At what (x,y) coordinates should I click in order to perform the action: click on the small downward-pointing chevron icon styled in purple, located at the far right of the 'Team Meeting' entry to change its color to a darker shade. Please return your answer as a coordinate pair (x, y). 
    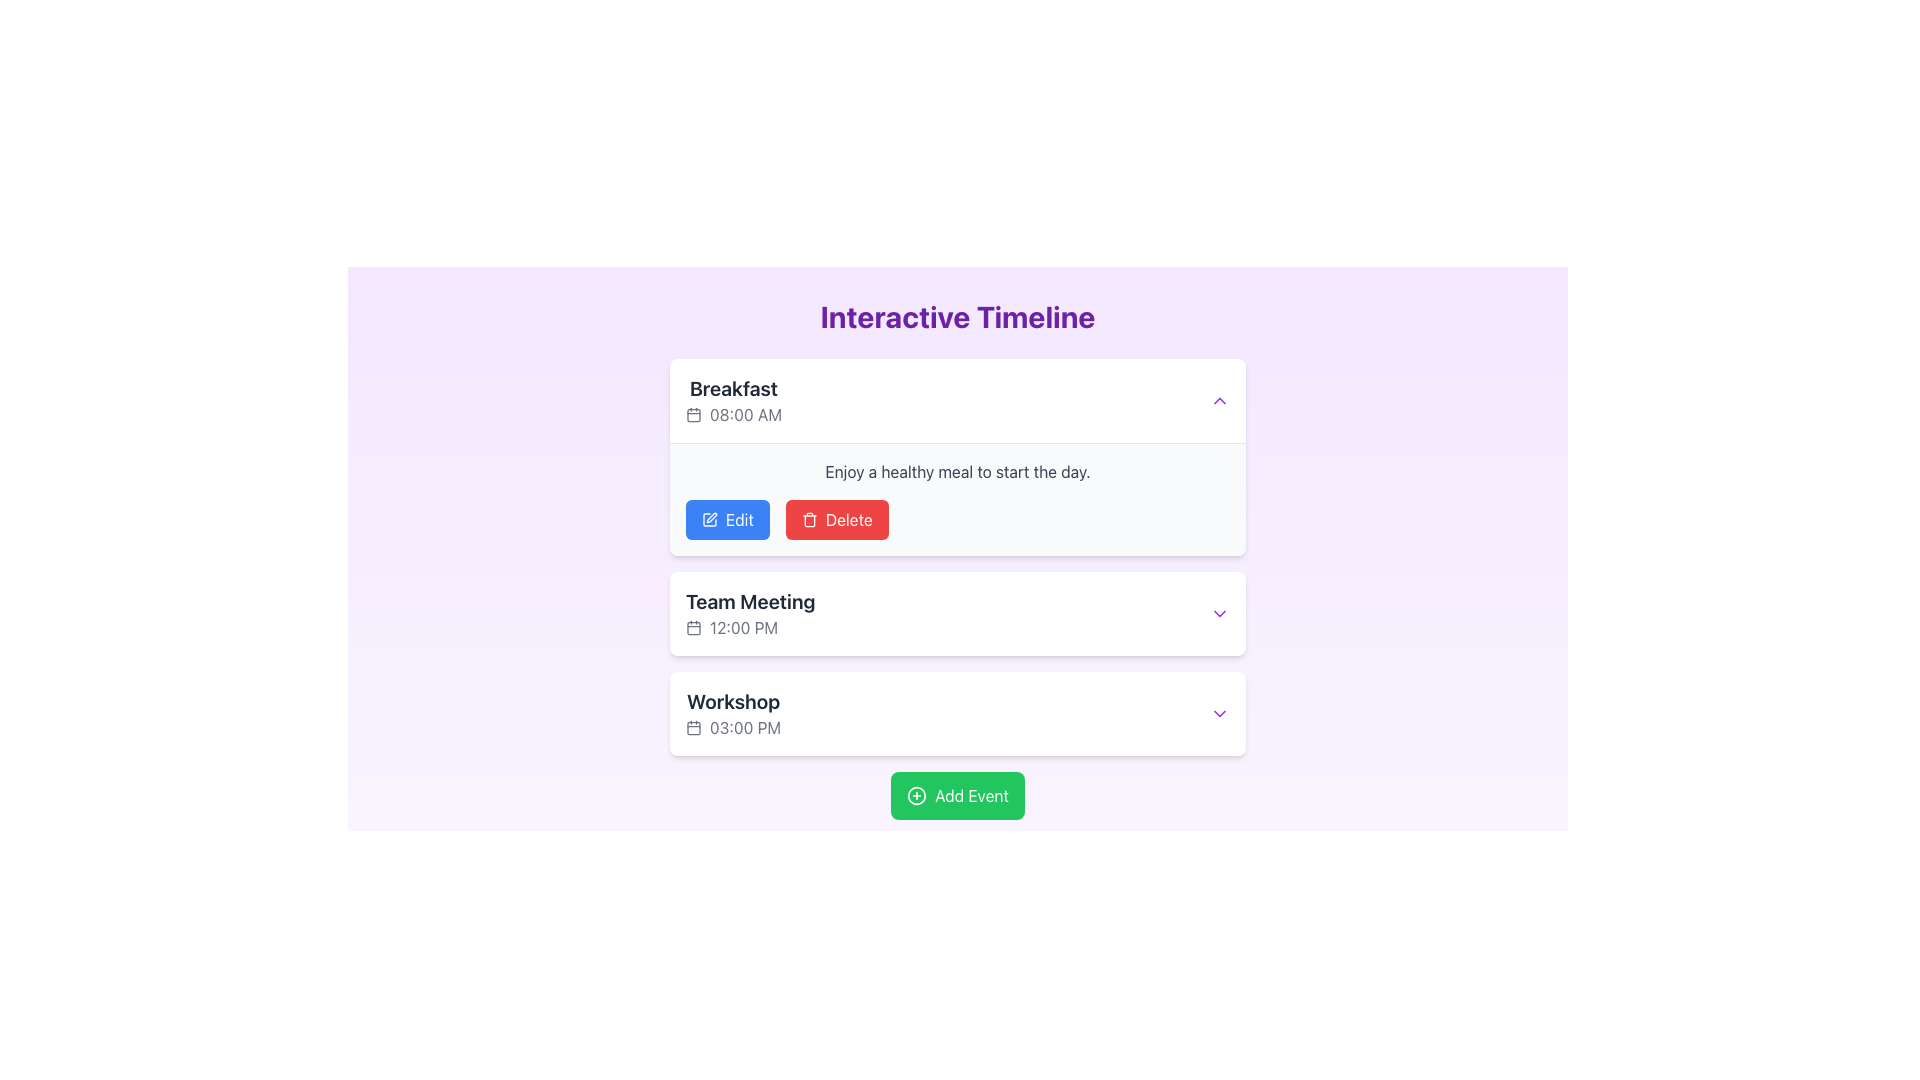
    Looking at the image, I should click on (1218, 612).